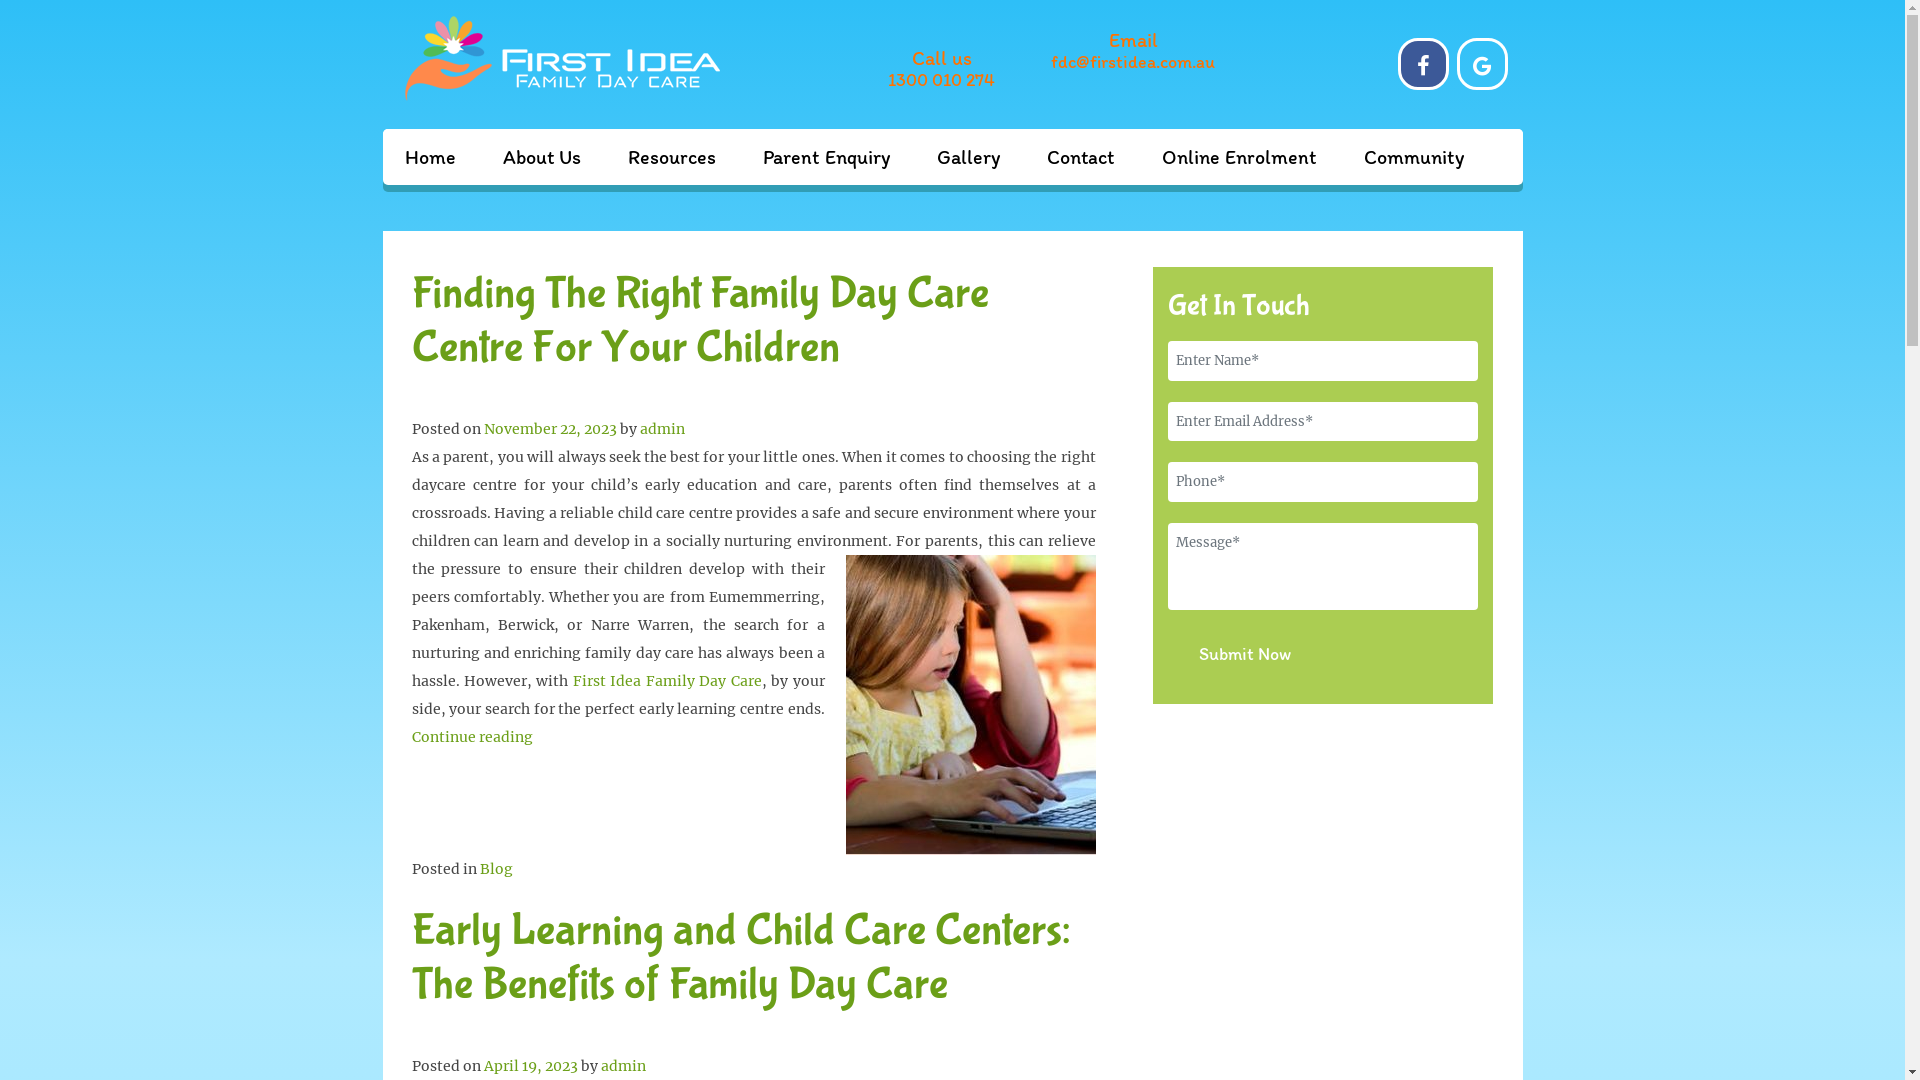  What do you see at coordinates (1133, 60) in the screenshot?
I see `'fdc@firstidea.com.au'` at bounding box center [1133, 60].